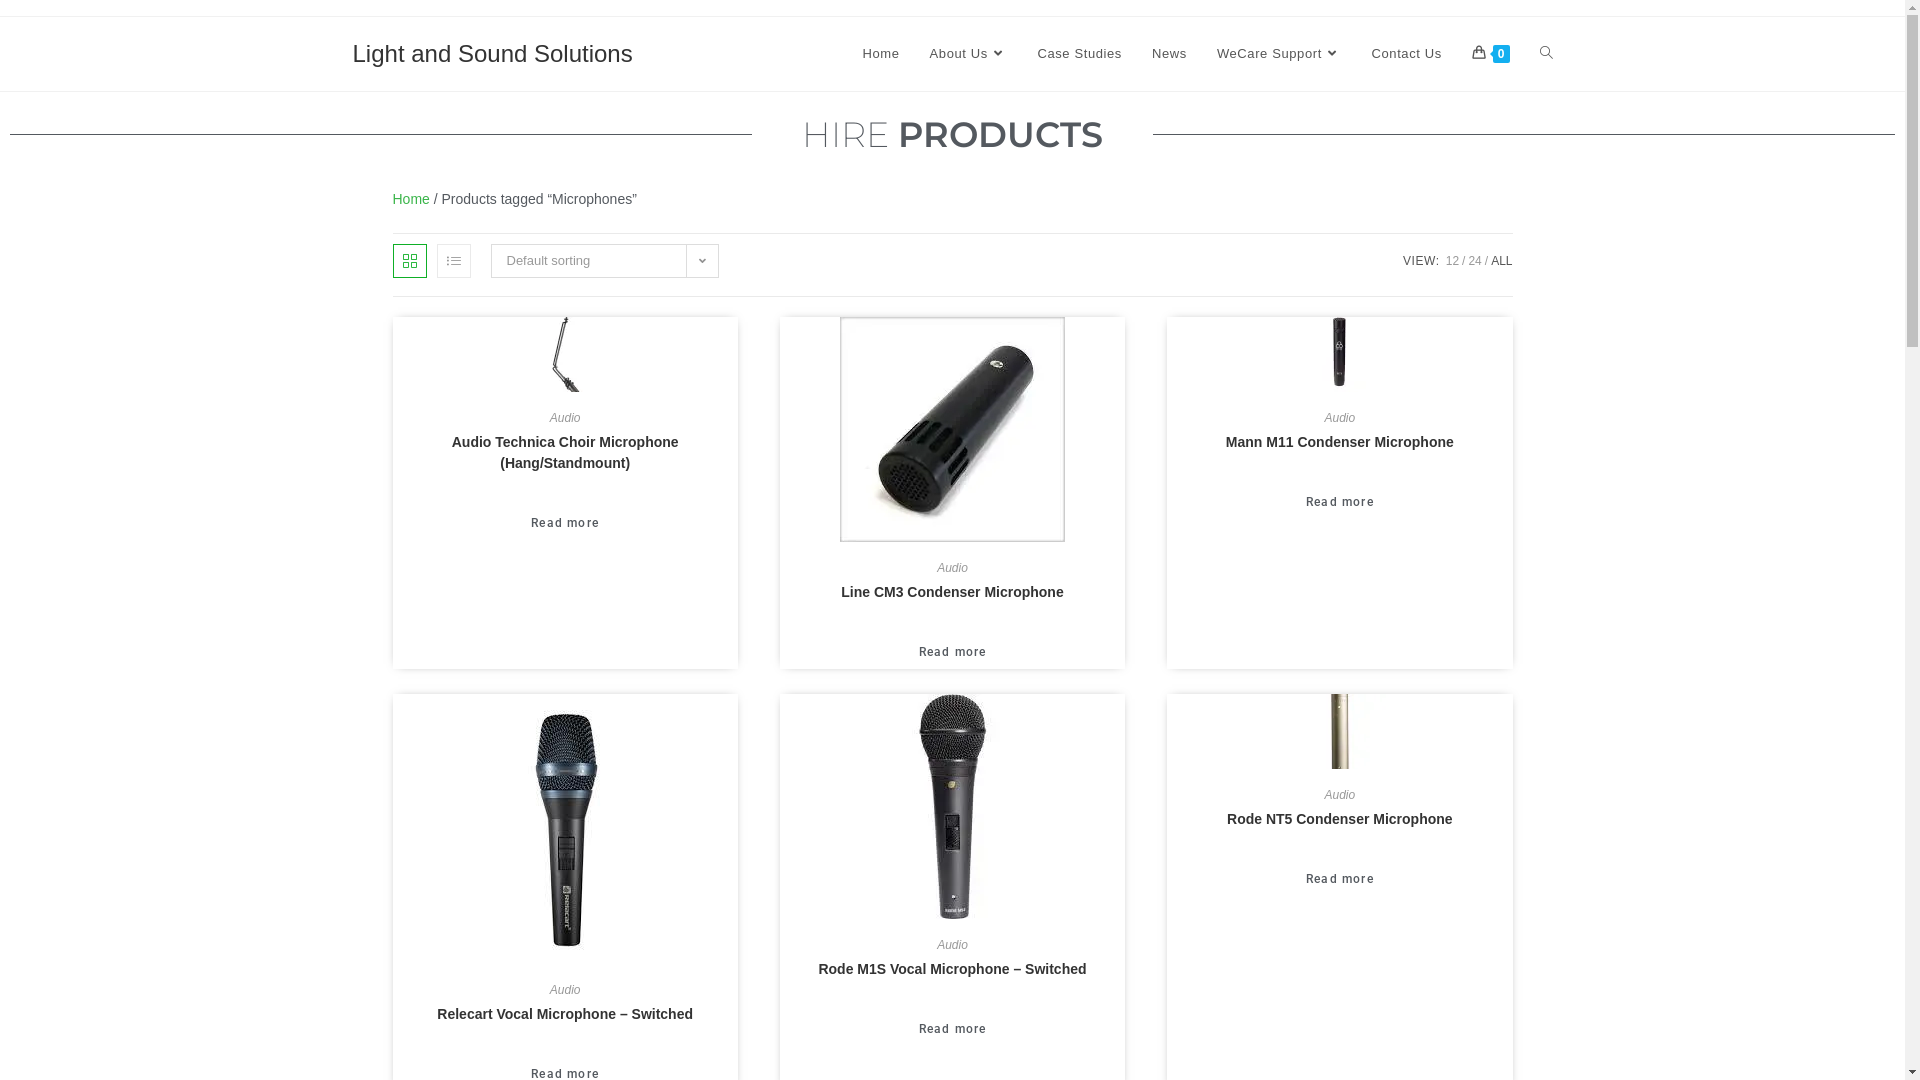 This screenshot has height=1080, width=1920. Describe the element at coordinates (564, 522) in the screenshot. I see `'Read more'` at that location.